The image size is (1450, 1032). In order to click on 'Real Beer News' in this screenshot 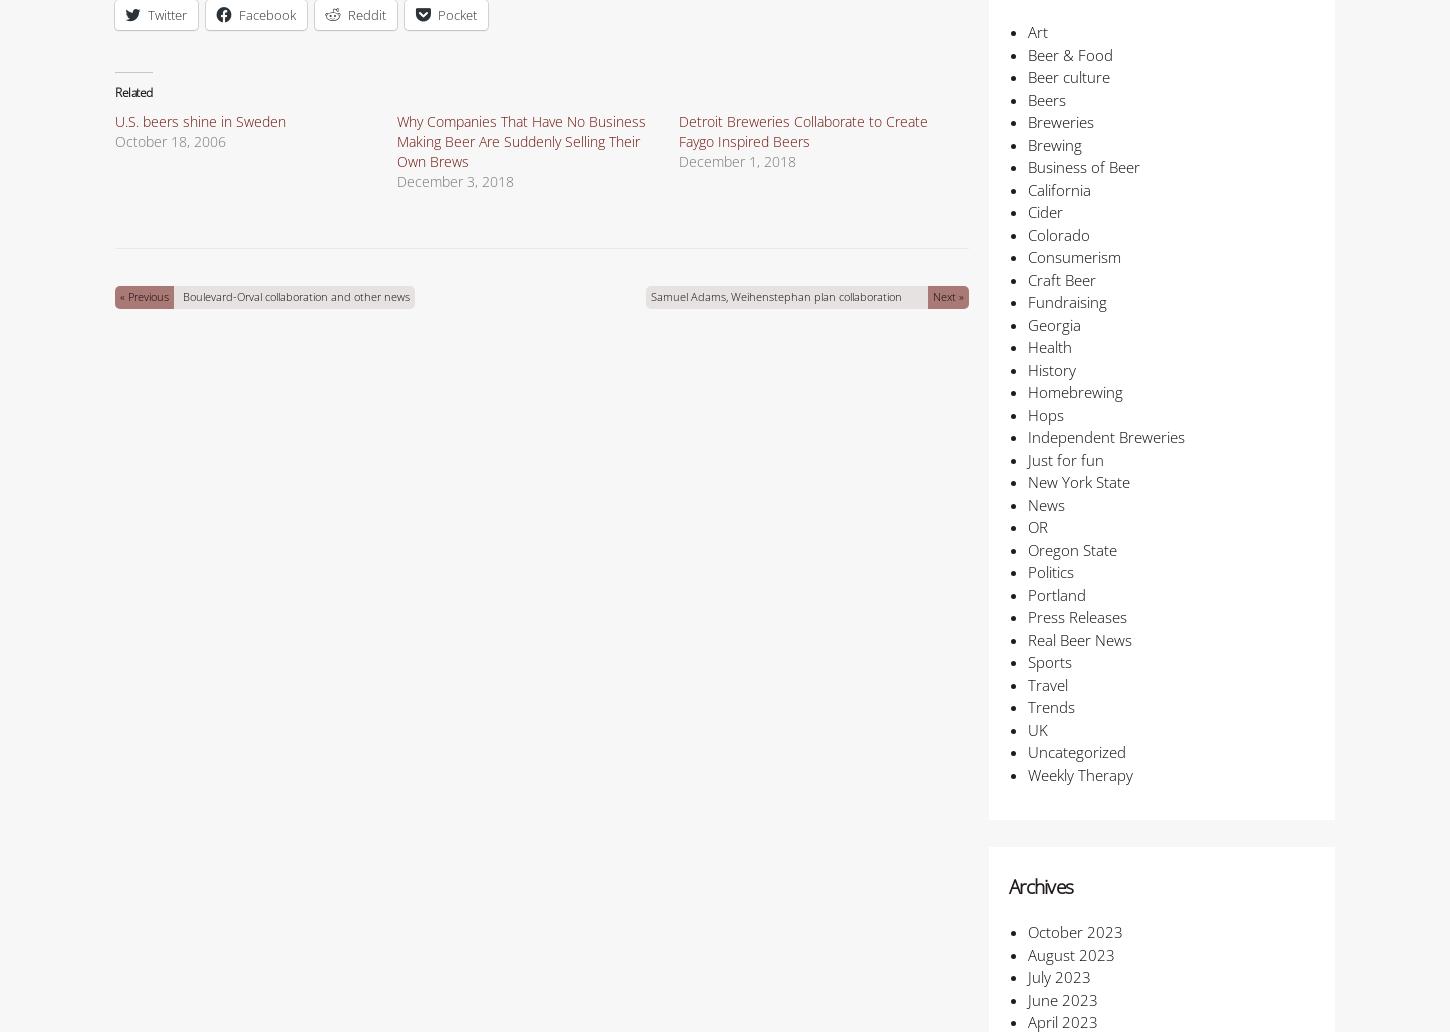, I will do `click(1078, 639)`.